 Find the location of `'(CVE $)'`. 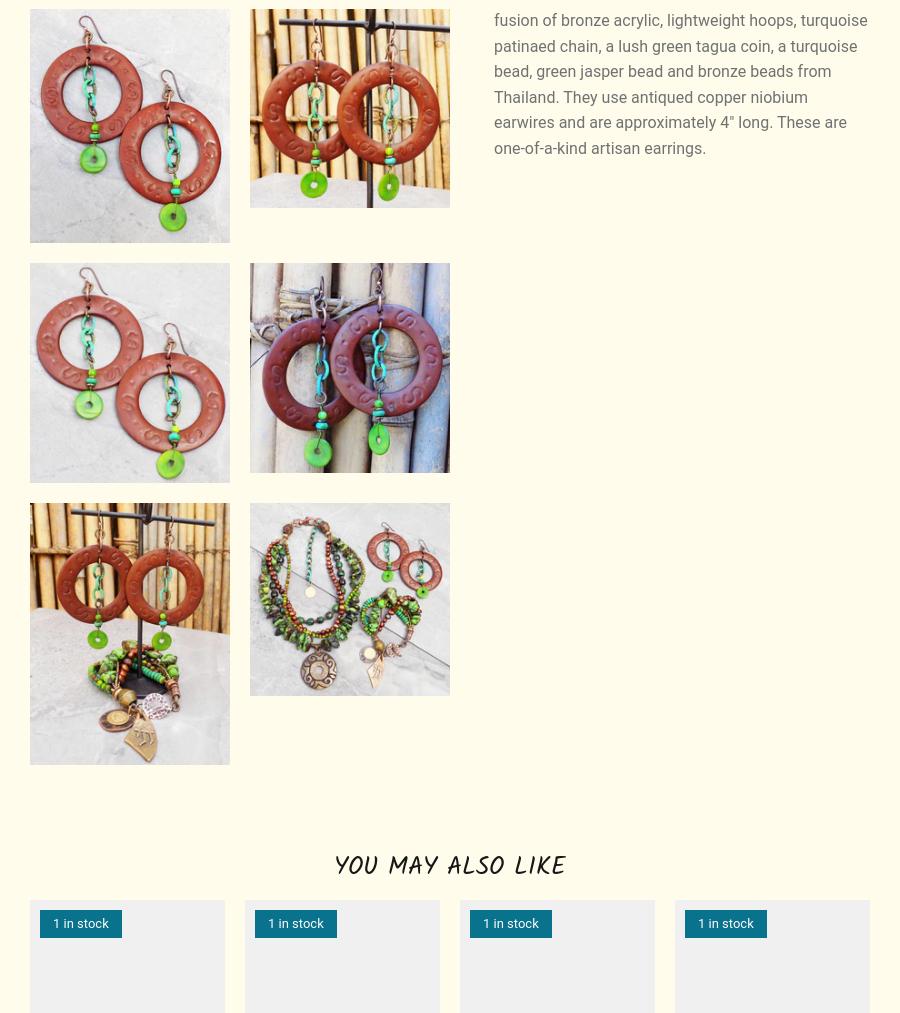

'(CVE $)' is located at coordinates (806, 468).